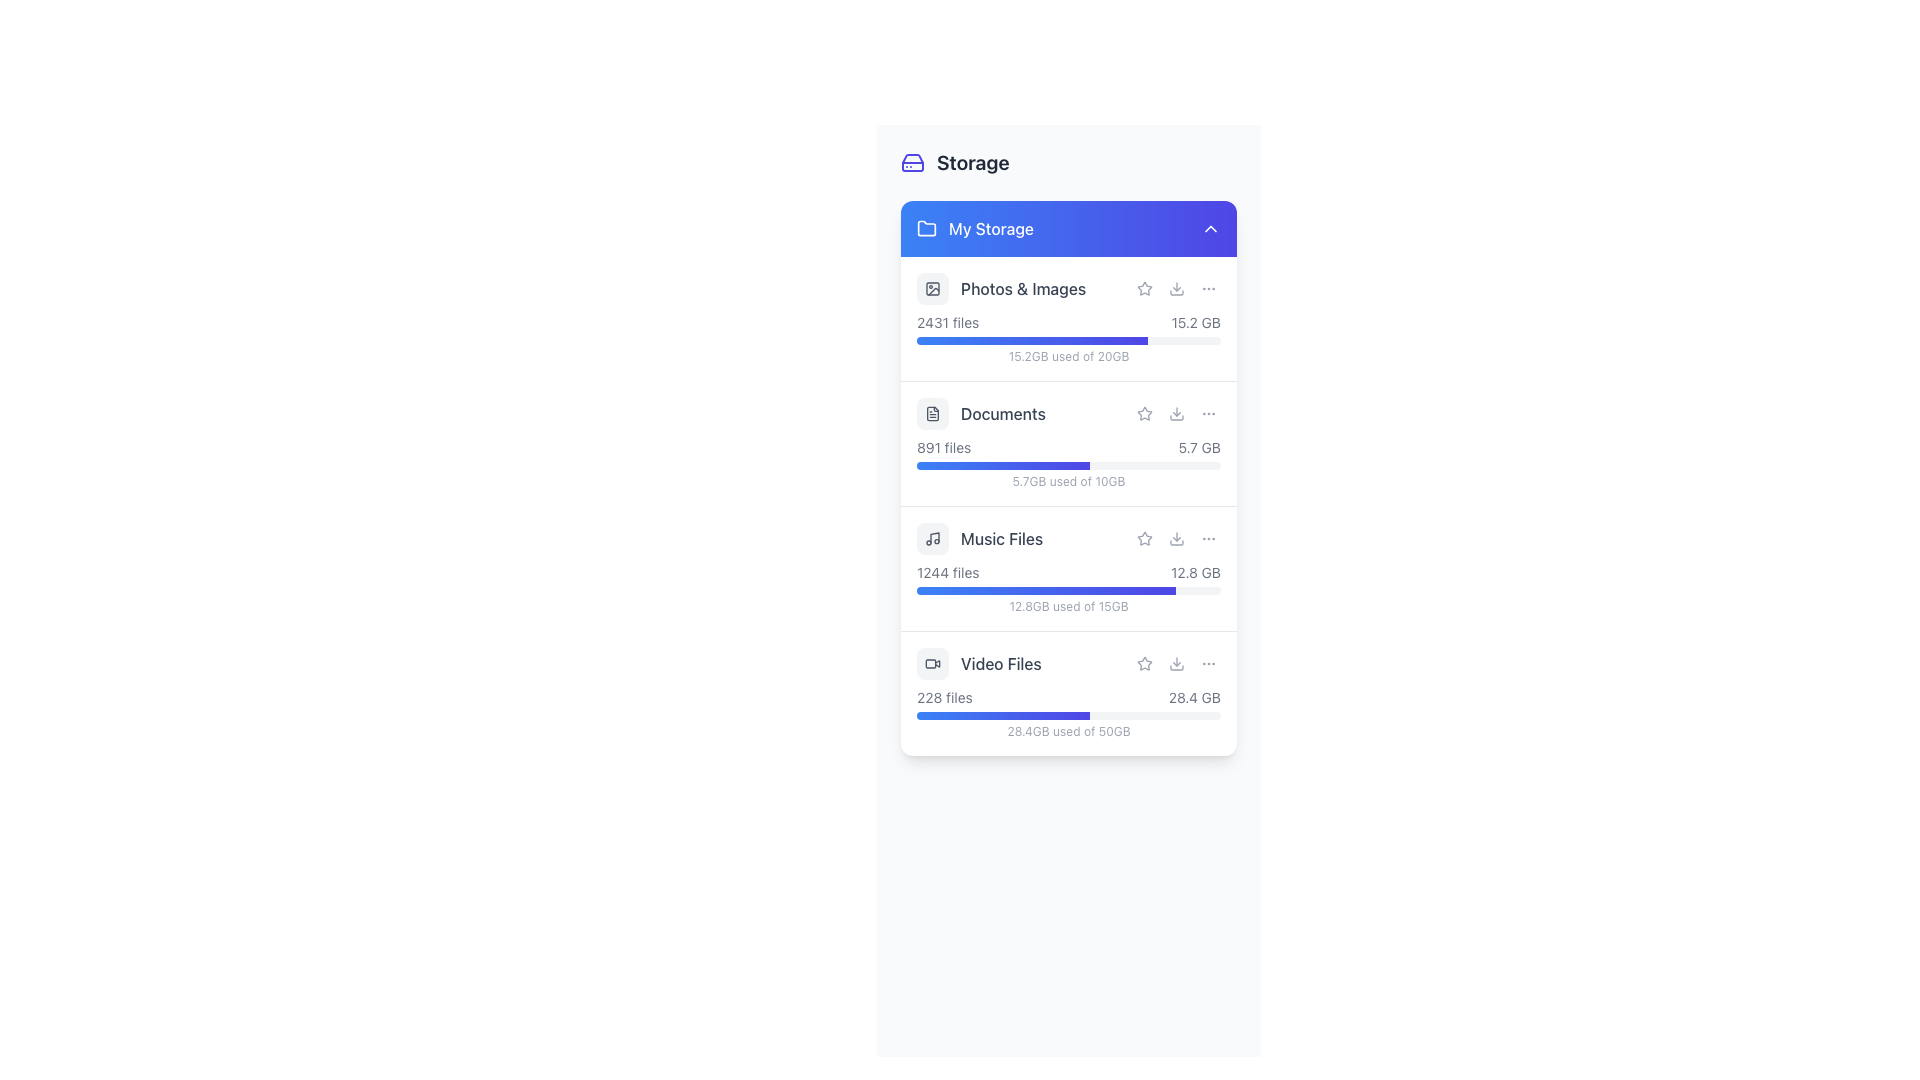 The height and width of the screenshot is (1080, 1920). Describe the element at coordinates (911, 161) in the screenshot. I see `the hard drive icon element, which is an indigo-colored SVG component with slanted inner edges, located near the 'Storage' label in the header section` at that location.